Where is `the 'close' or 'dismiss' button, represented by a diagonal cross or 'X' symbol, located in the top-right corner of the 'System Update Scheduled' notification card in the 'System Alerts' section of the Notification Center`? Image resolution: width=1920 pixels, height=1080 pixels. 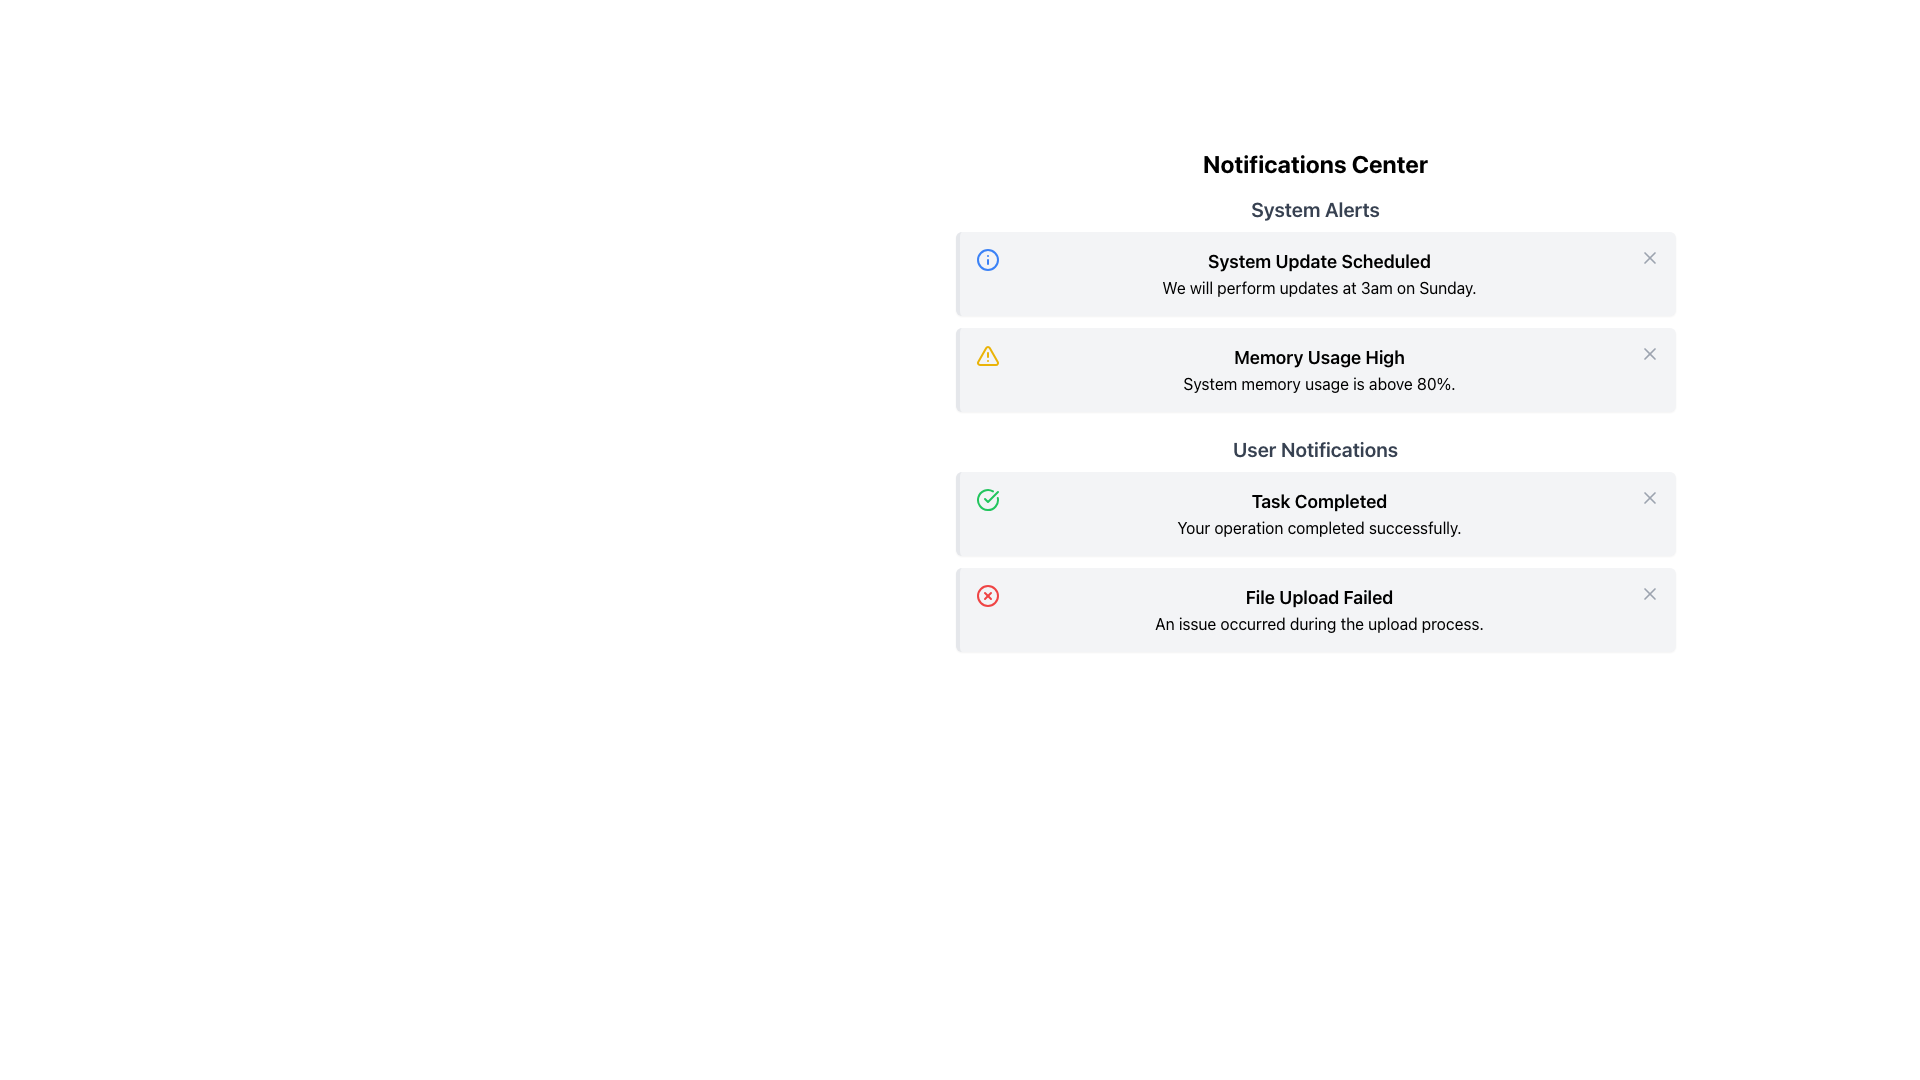 the 'close' or 'dismiss' button, represented by a diagonal cross or 'X' symbol, located in the top-right corner of the 'System Update Scheduled' notification card in the 'System Alerts' section of the Notification Center is located at coordinates (1649, 257).